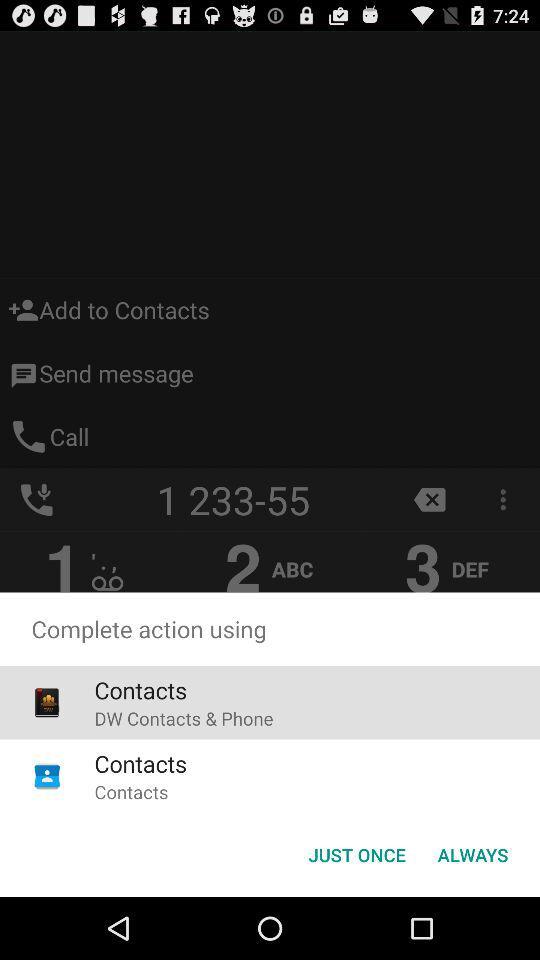  What do you see at coordinates (356, 853) in the screenshot?
I see `the item to the left of always` at bounding box center [356, 853].